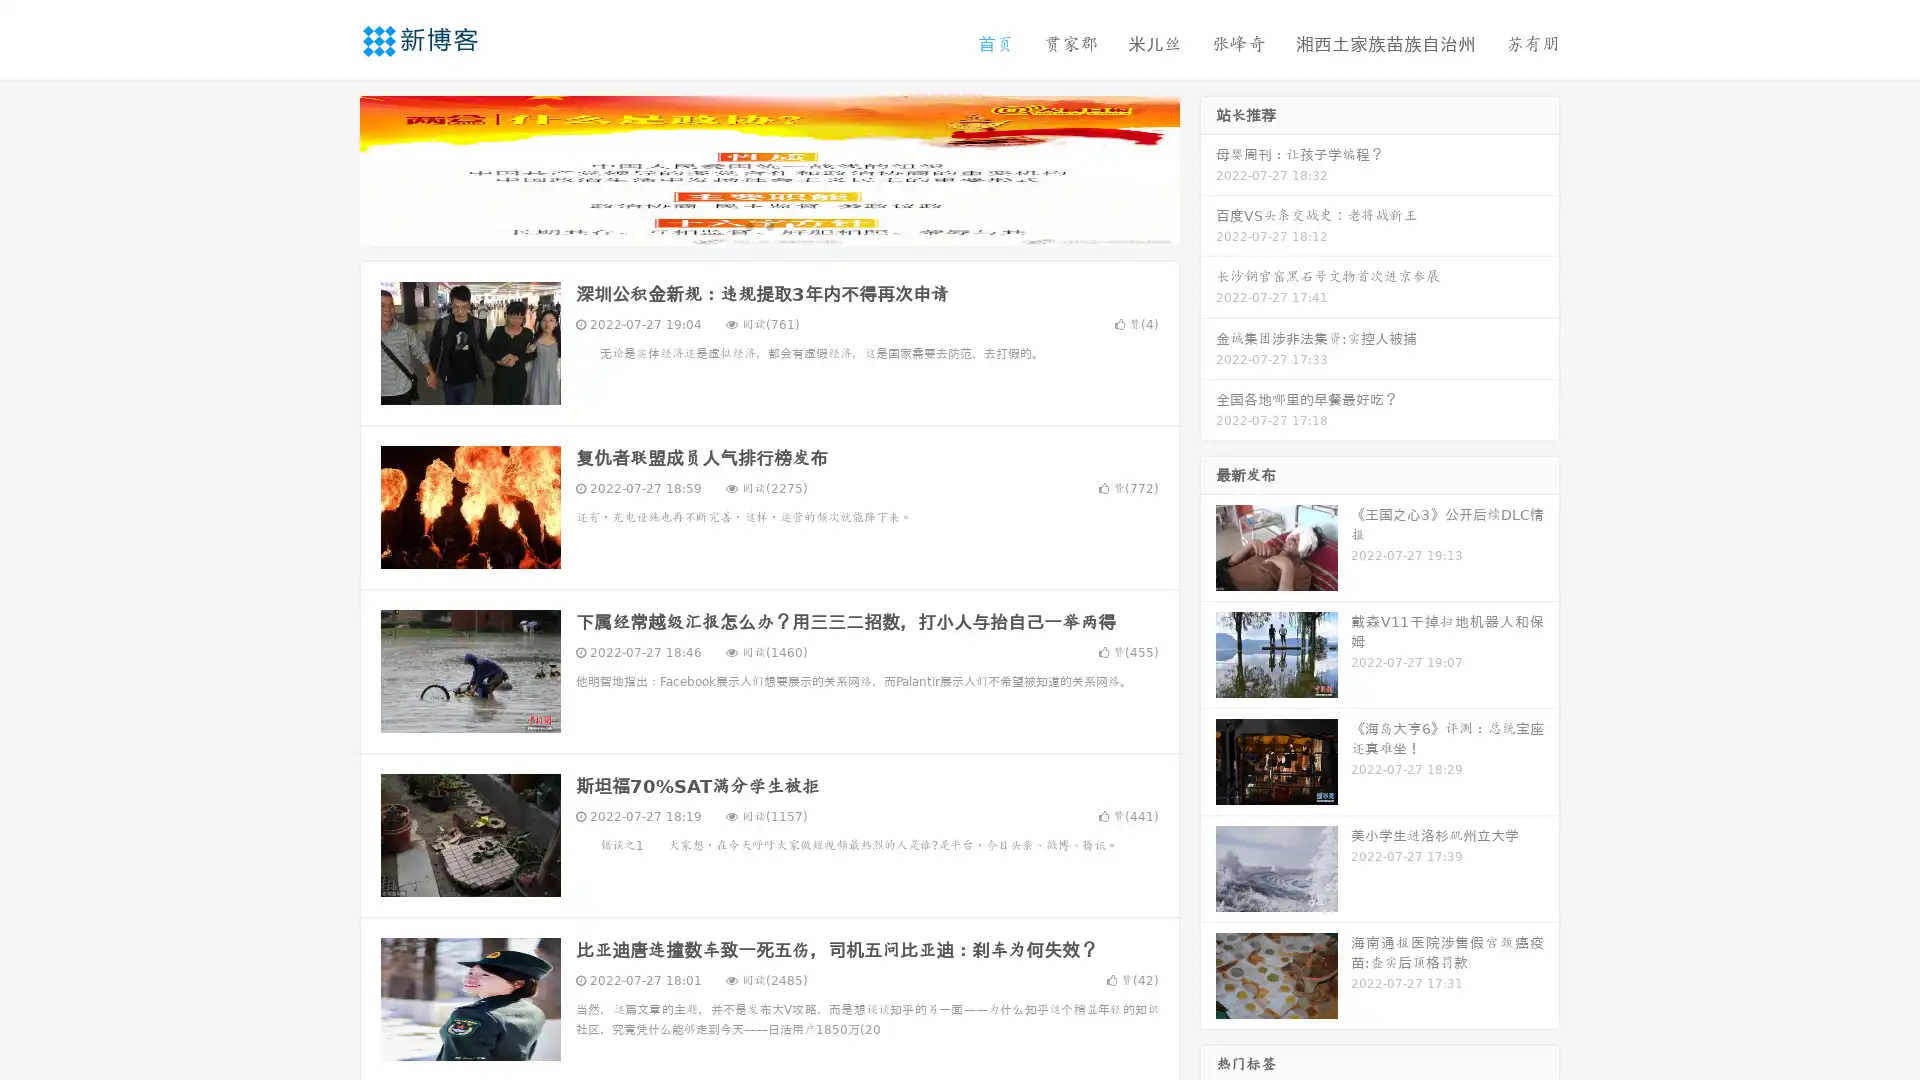 This screenshot has height=1080, width=1920. Describe the element at coordinates (748, 225) in the screenshot. I see `Go to slide 1` at that location.